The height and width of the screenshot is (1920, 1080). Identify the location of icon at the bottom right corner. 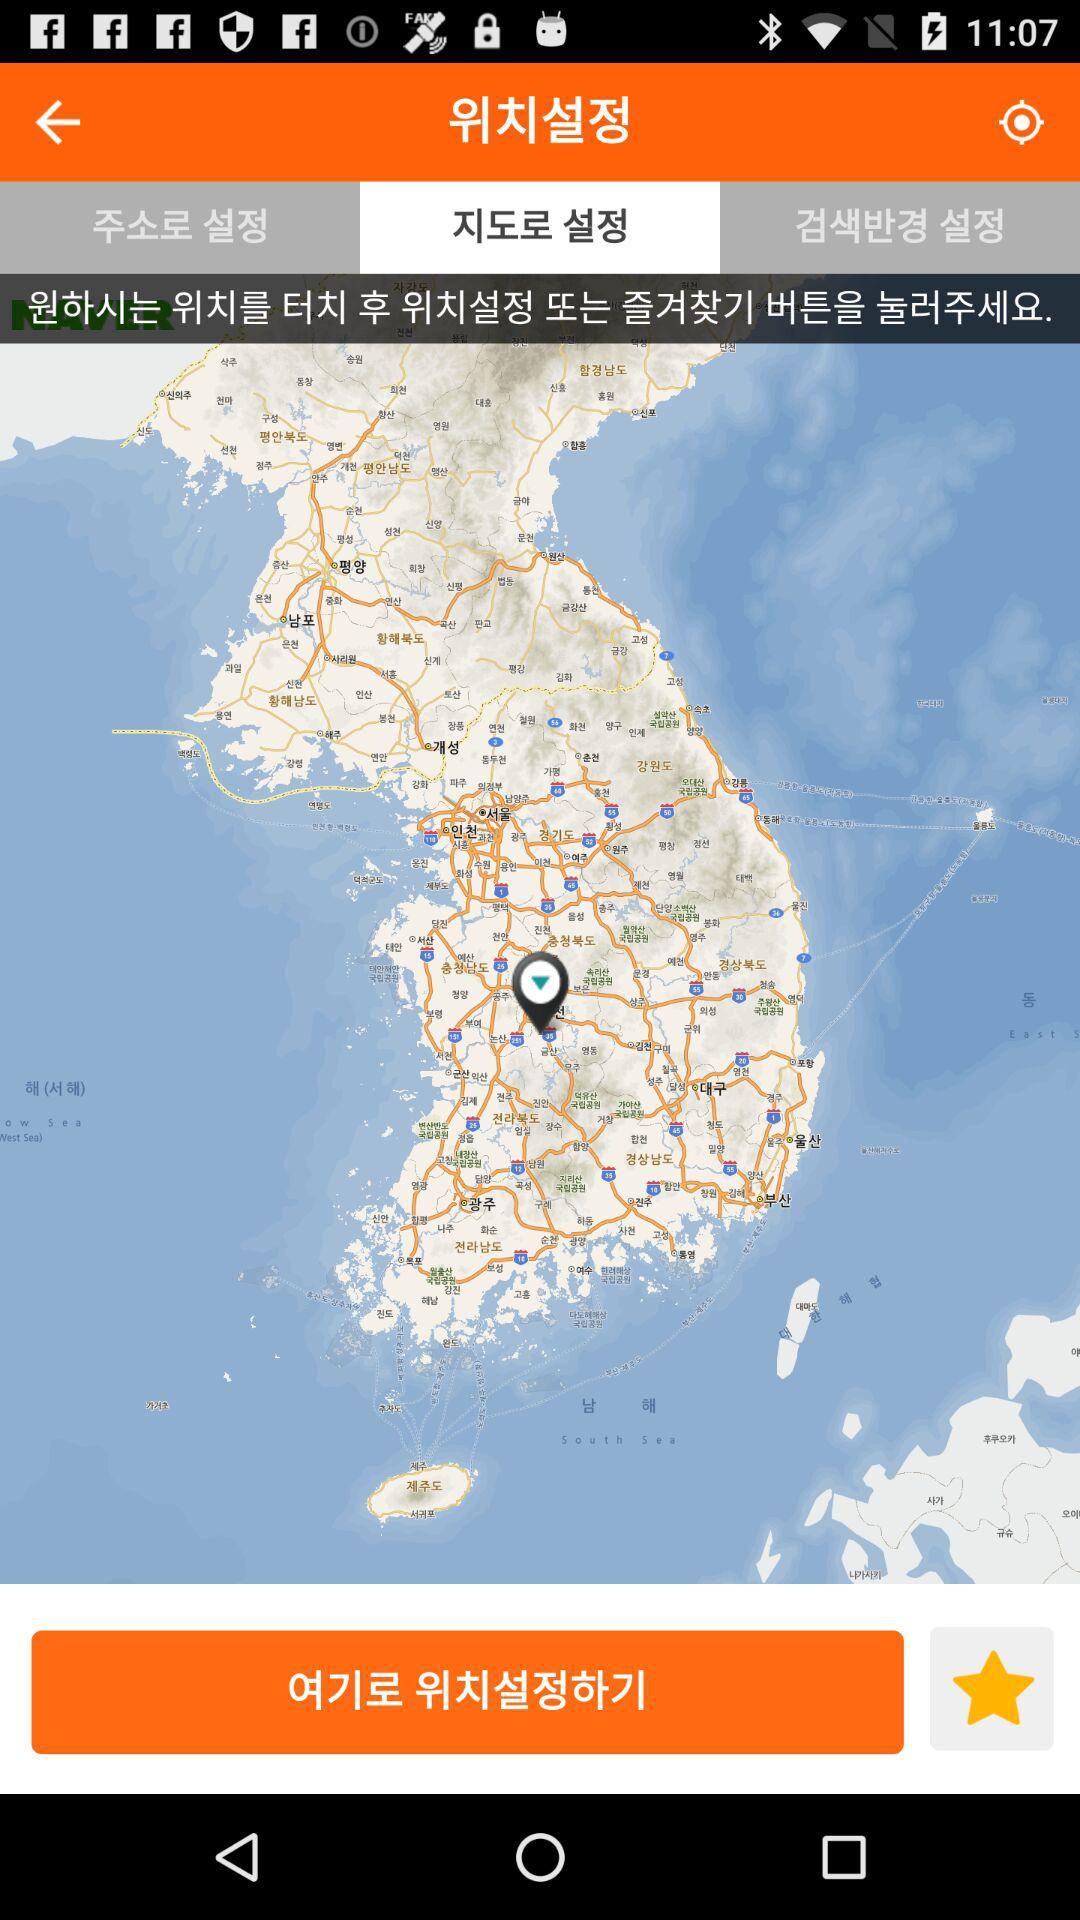
(991, 1687).